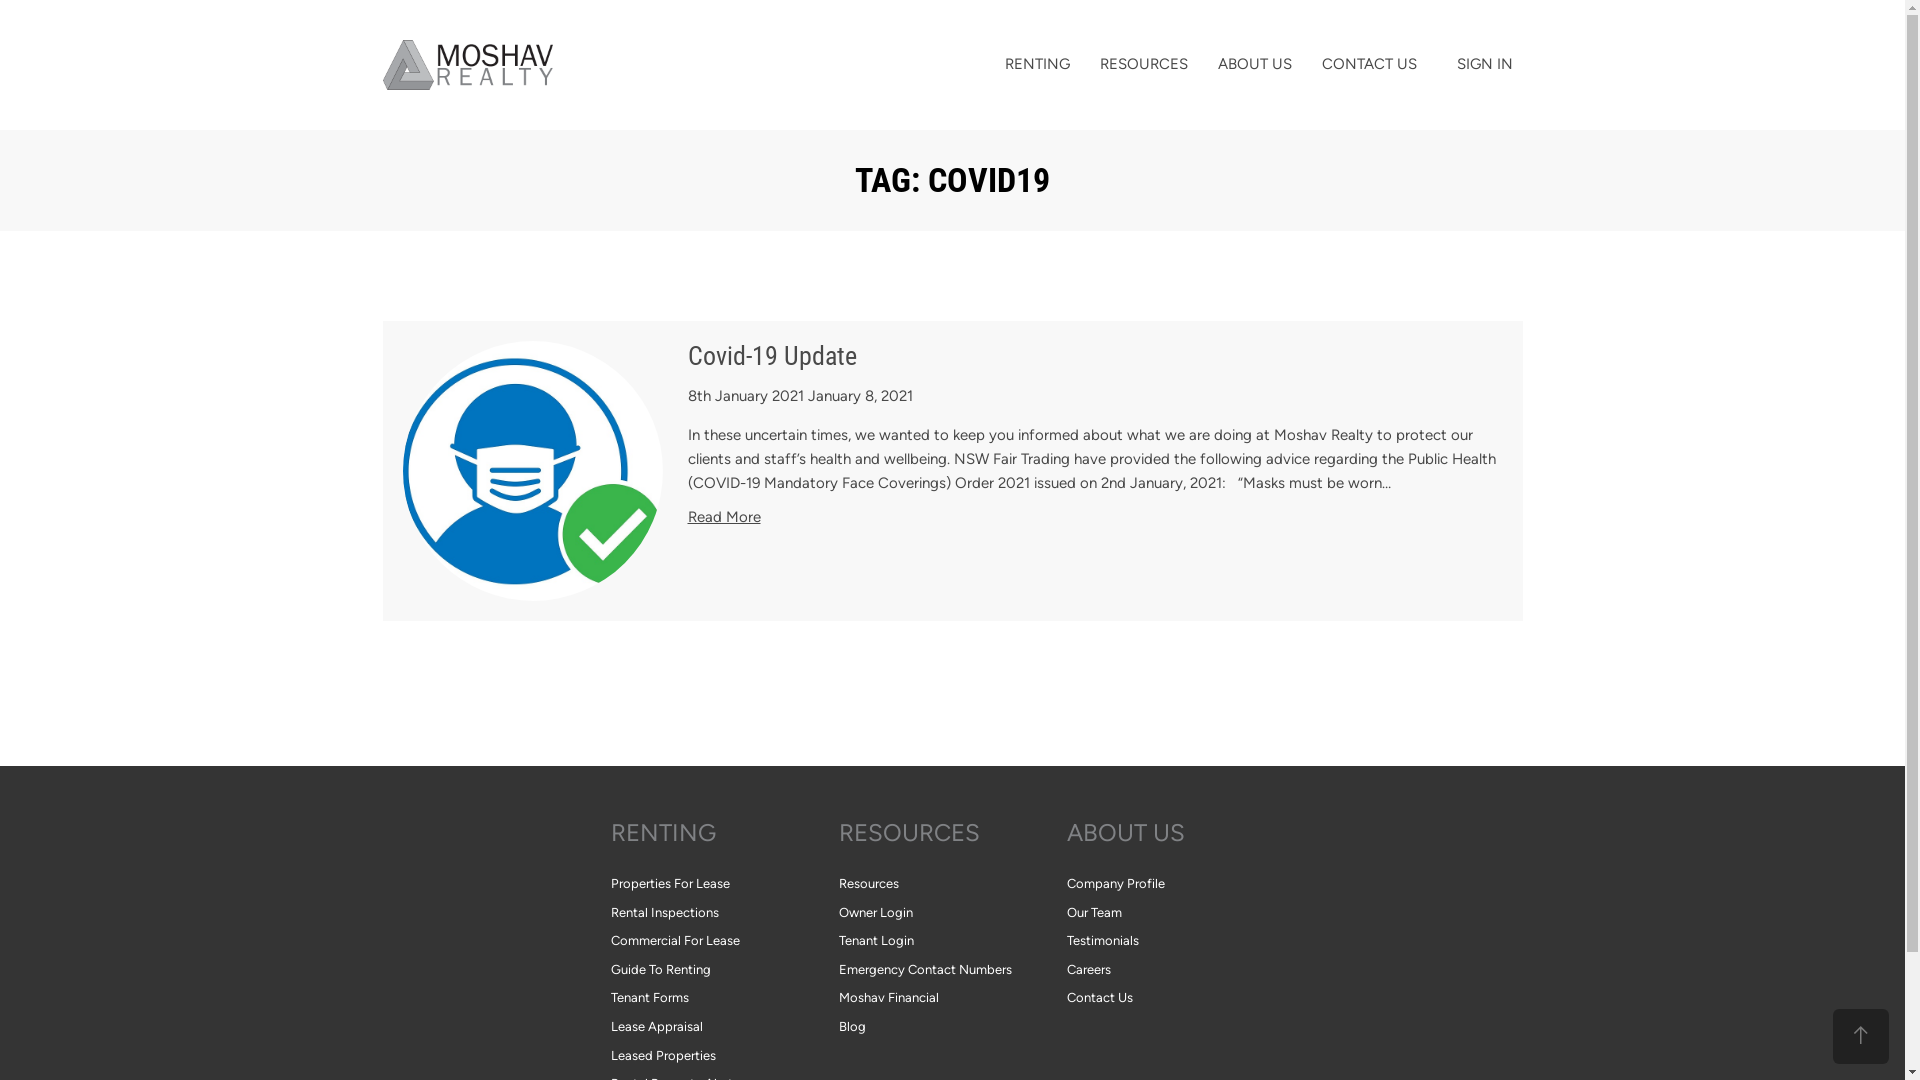 Image resolution: width=1920 pixels, height=1080 pixels. Describe the element at coordinates (723, 913) in the screenshot. I see `'Rental Inspections'` at that location.